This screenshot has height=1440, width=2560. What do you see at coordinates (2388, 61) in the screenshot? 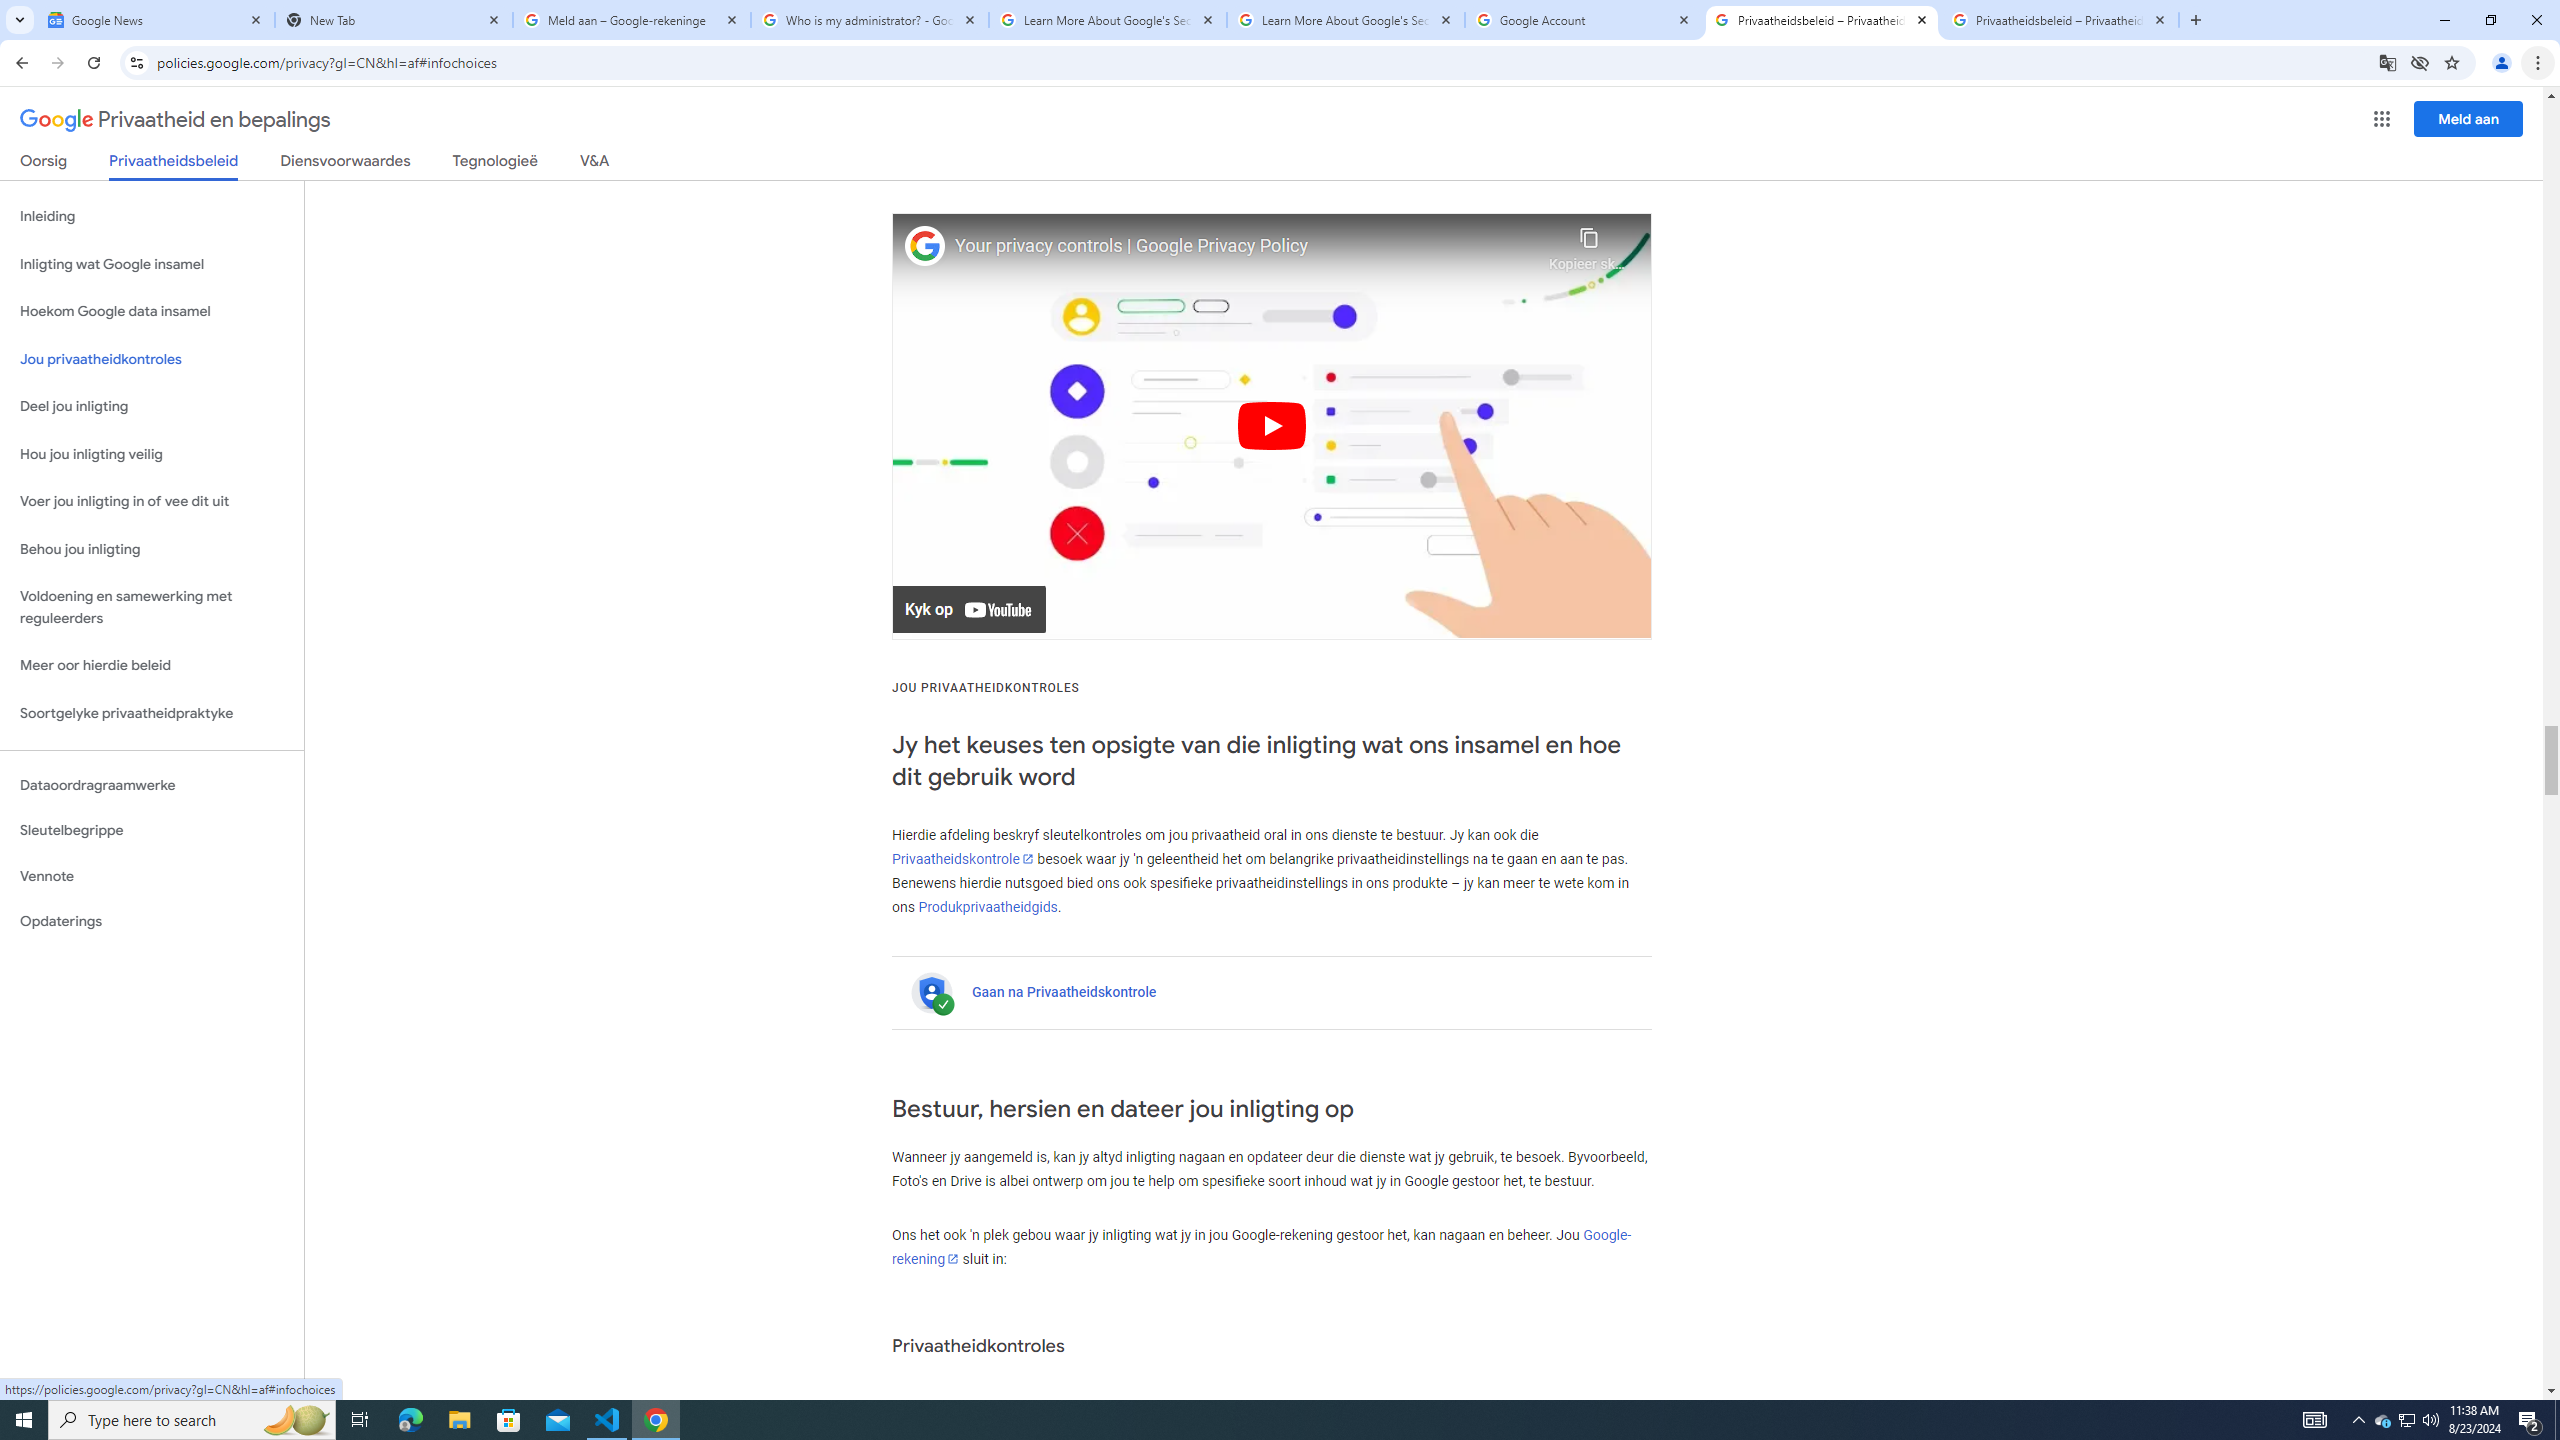
I see `'Translate this page'` at bounding box center [2388, 61].